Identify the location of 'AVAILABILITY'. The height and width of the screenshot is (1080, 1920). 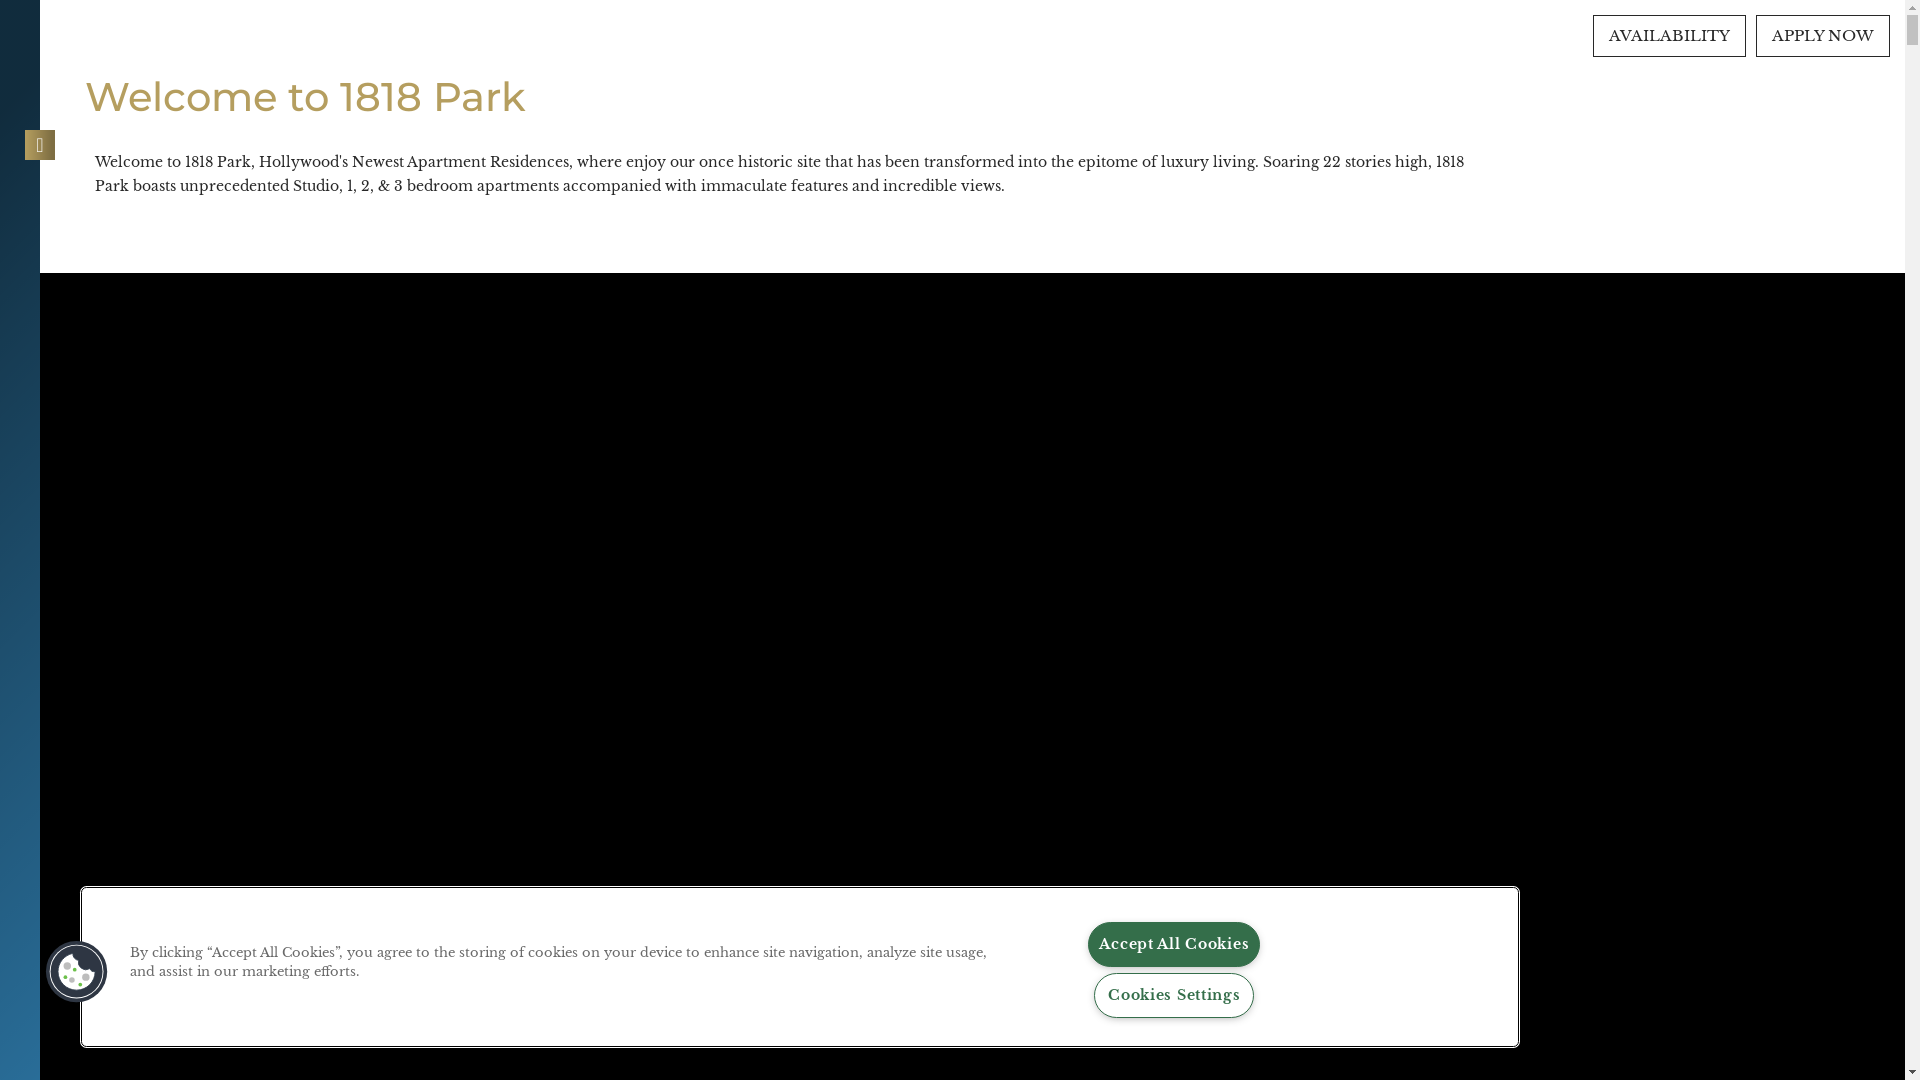
(1669, 35).